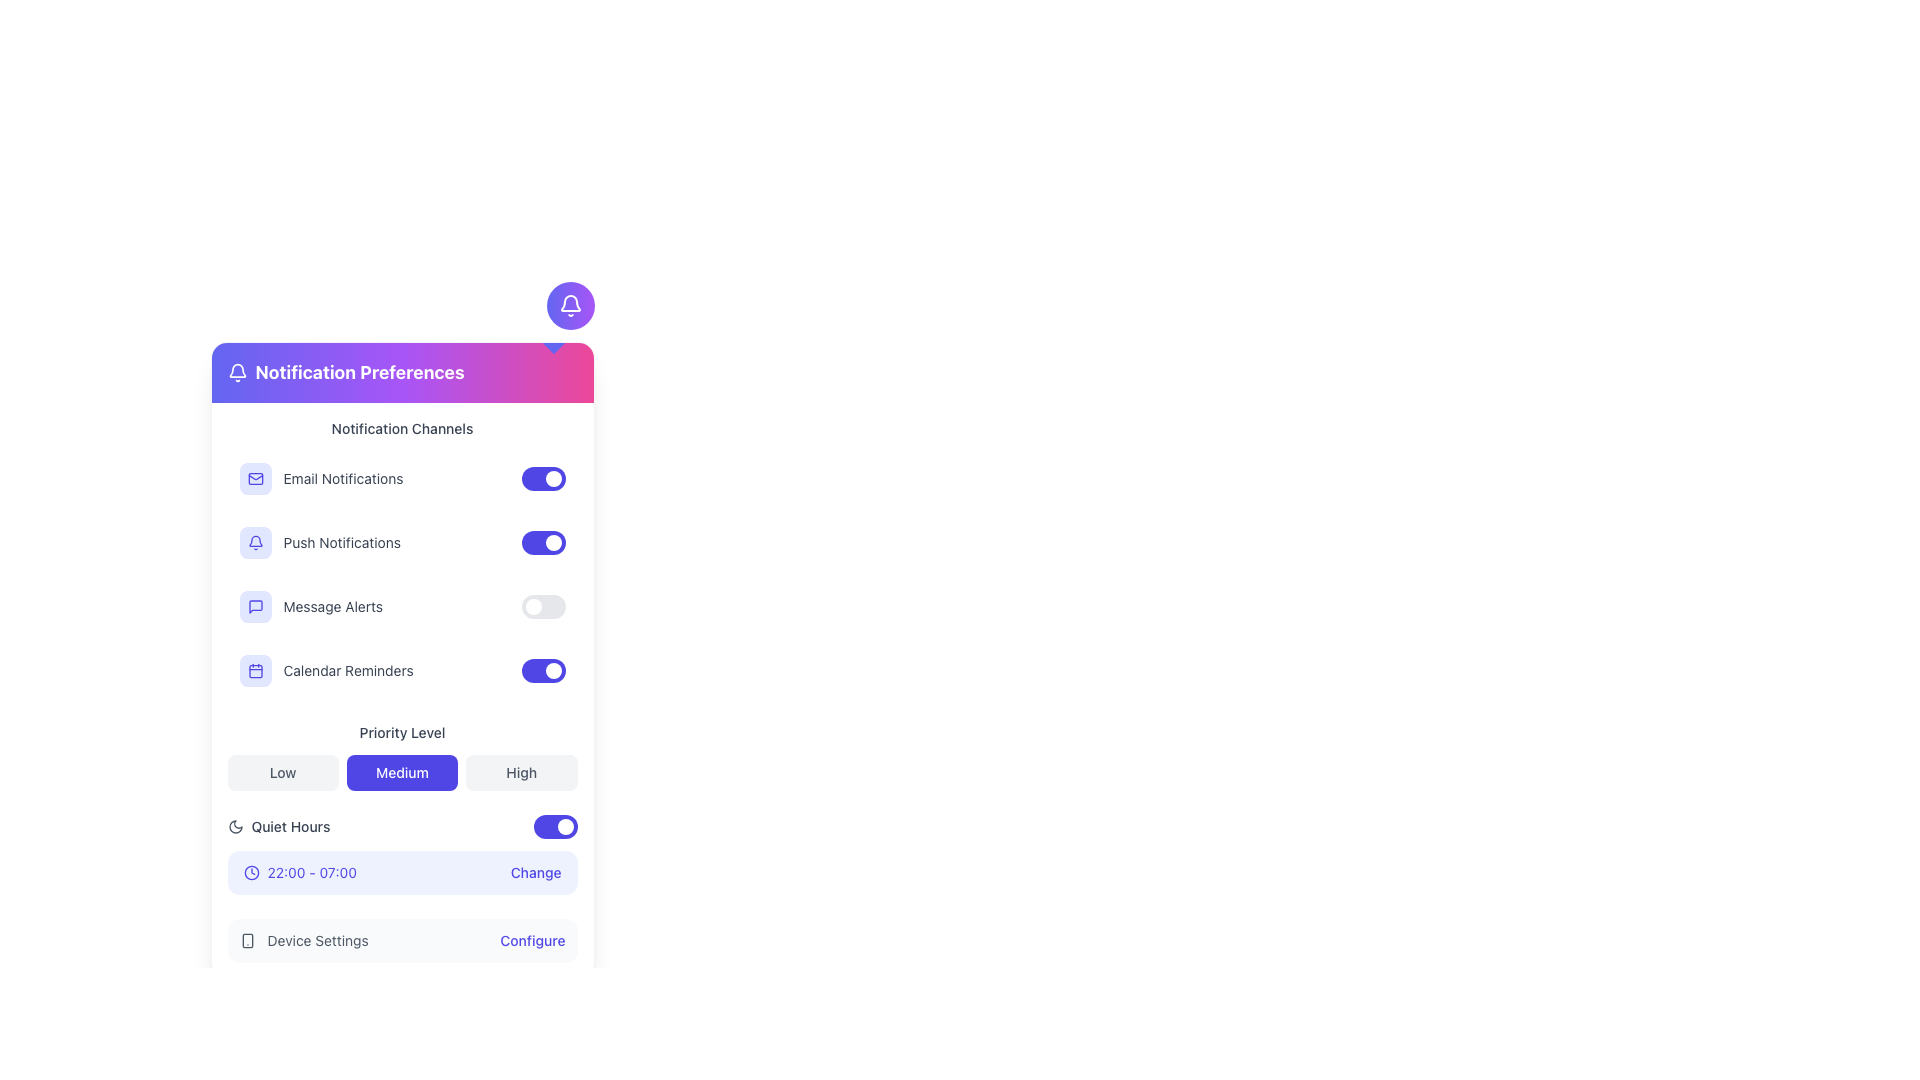  I want to click on the 'Device Settings' label with the smartphone icon, which is located near the bottom of the application layout, on the left side of its section, so click(303, 941).